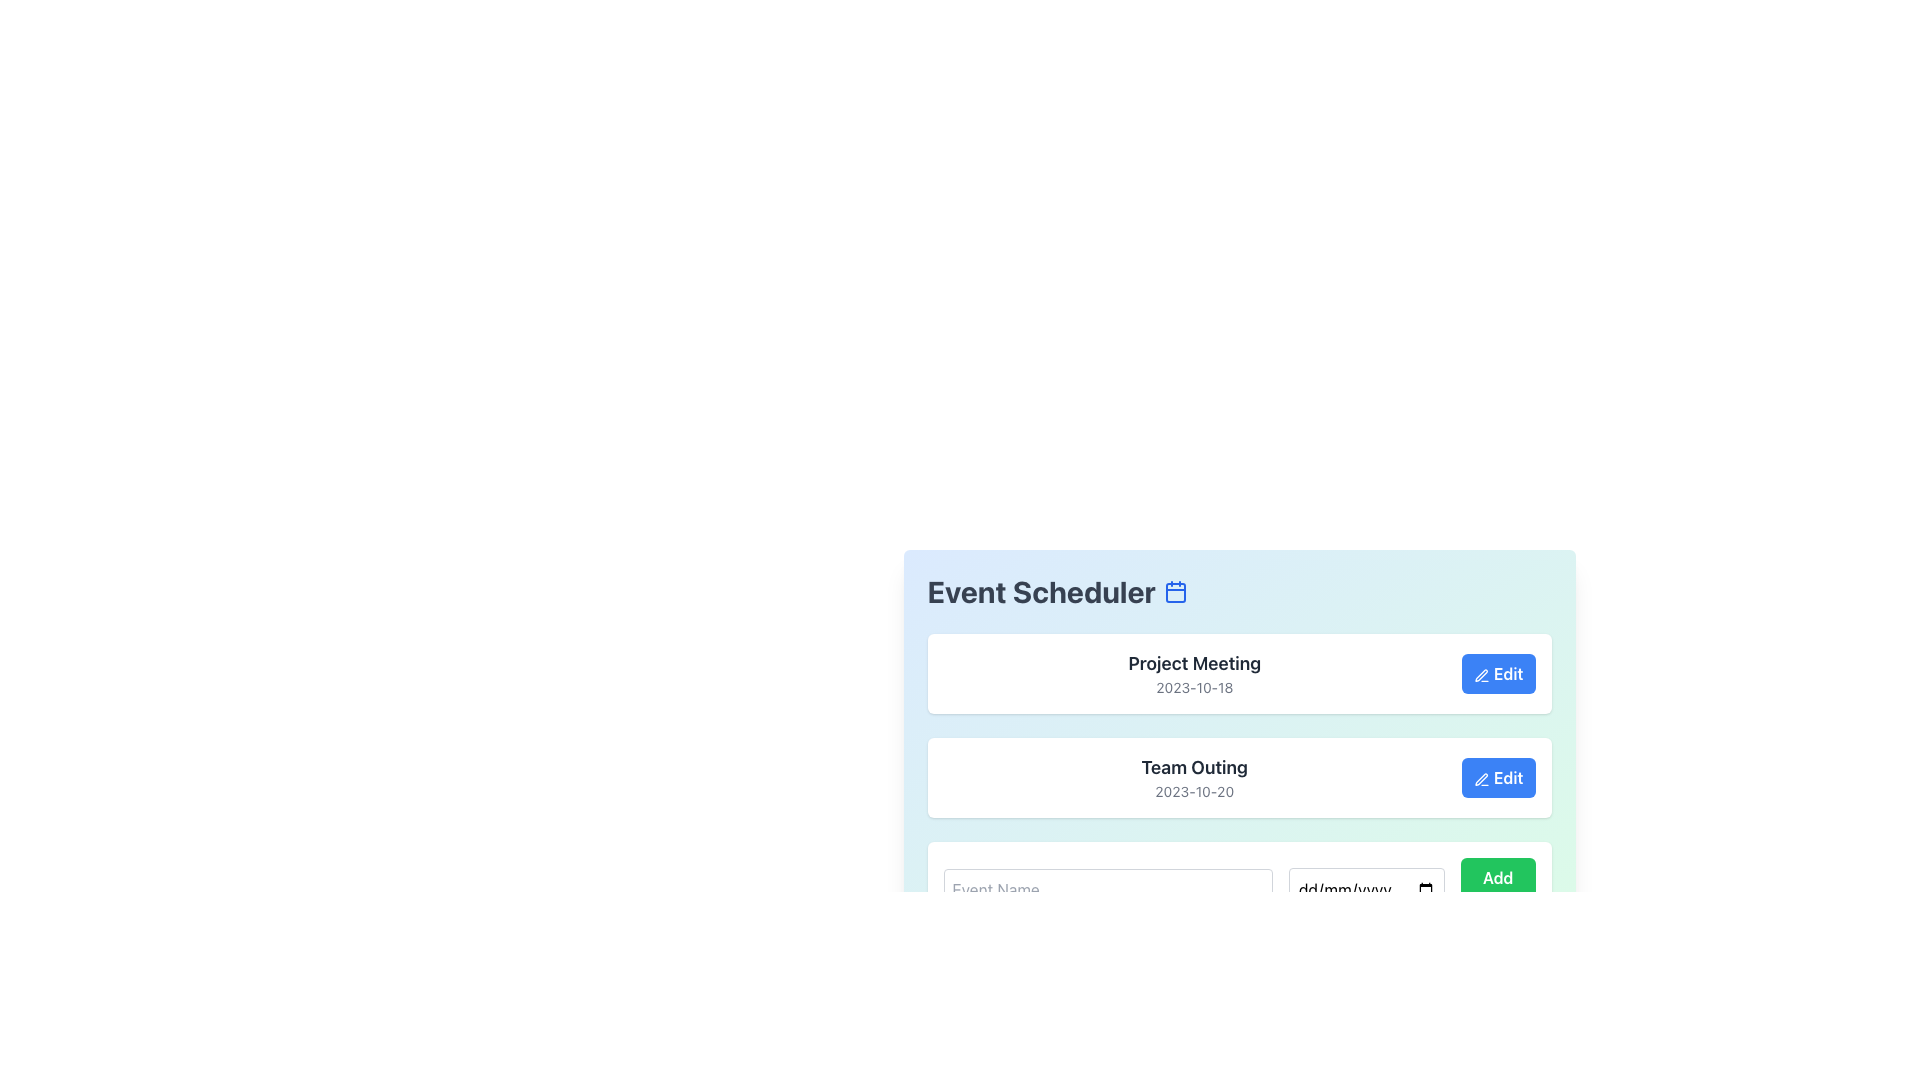 The height and width of the screenshot is (1080, 1920). What do you see at coordinates (1194, 777) in the screenshot?
I see `the static text displaying the title 'Team Outing' and date '2023-10-20' in the Event Scheduler list` at bounding box center [1194, 777].